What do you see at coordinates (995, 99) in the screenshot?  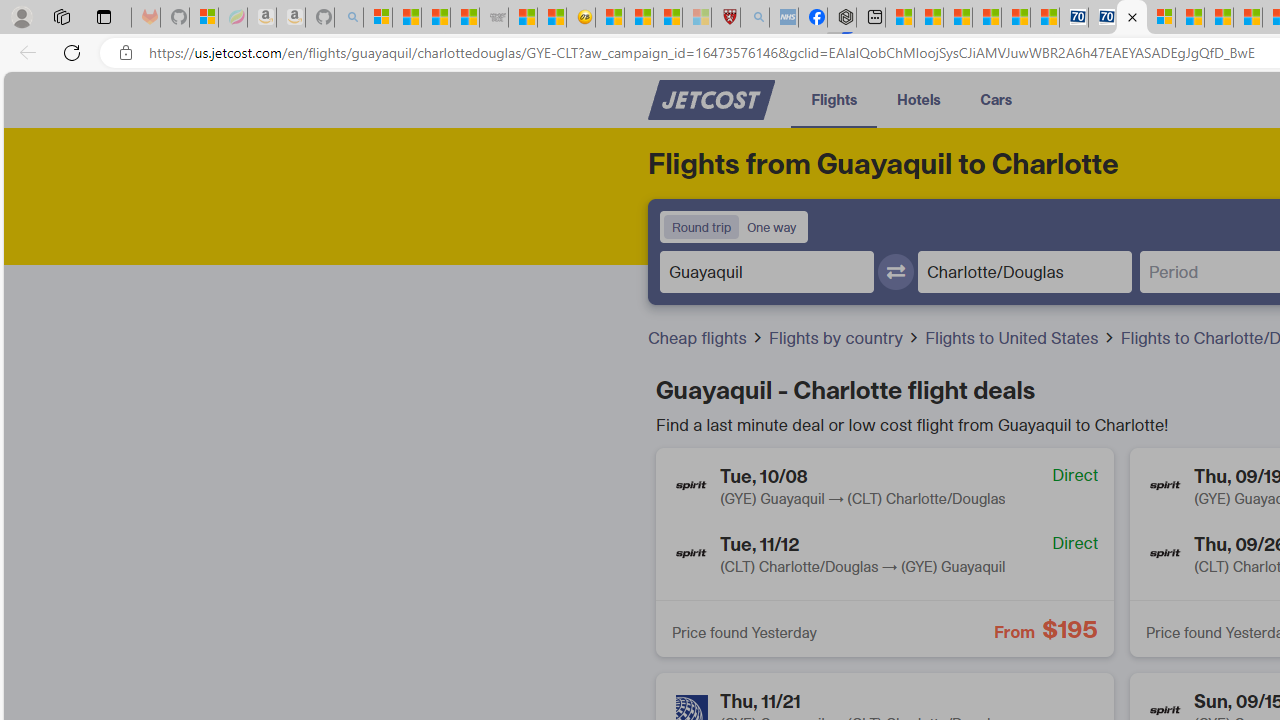 I see `'Cars'` at bounding box center [995, 99].